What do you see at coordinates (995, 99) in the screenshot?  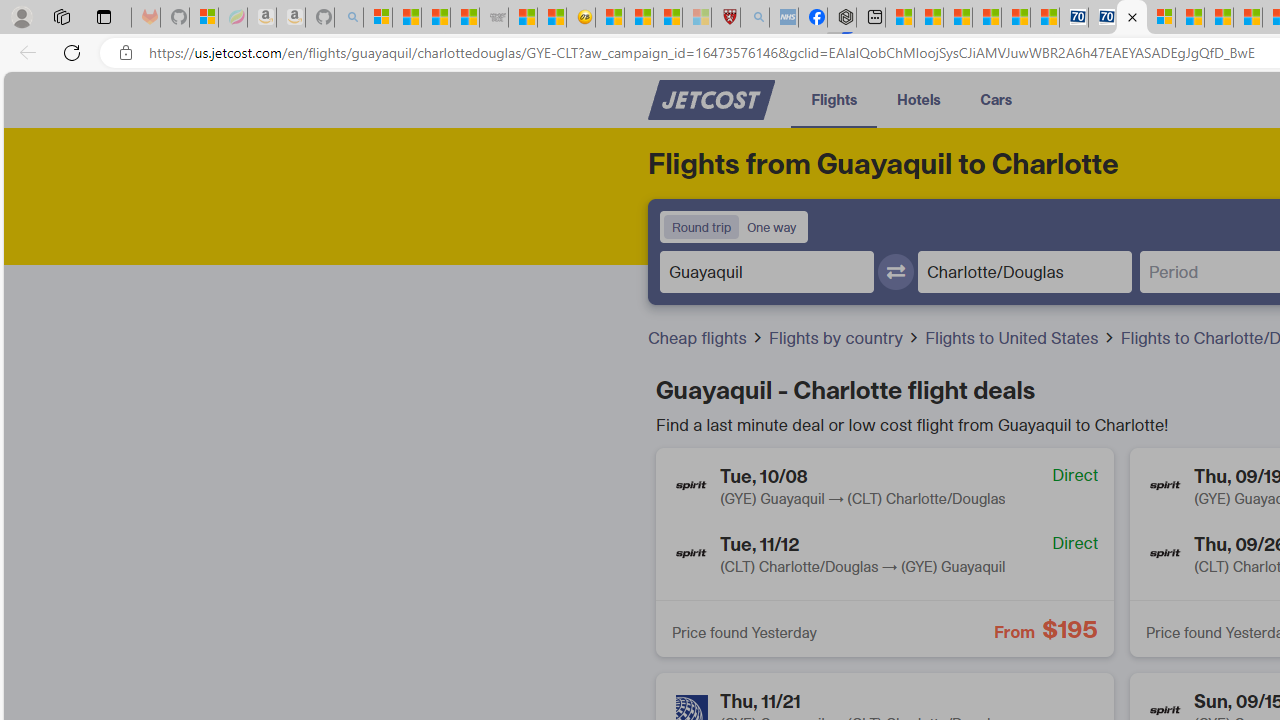 I see `'Cars'` at bounding box center [995, 99].